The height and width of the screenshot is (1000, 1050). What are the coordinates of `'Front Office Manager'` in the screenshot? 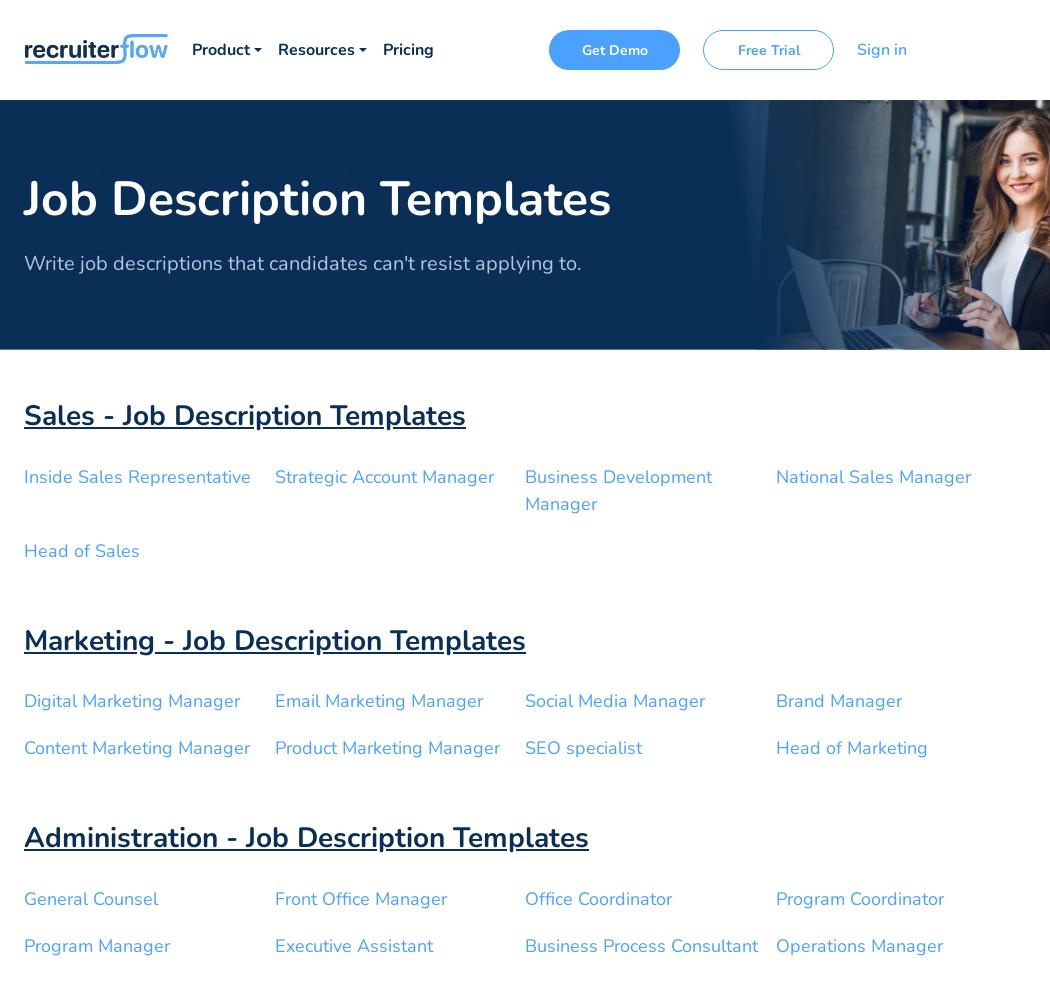 It's located at (359, 898).